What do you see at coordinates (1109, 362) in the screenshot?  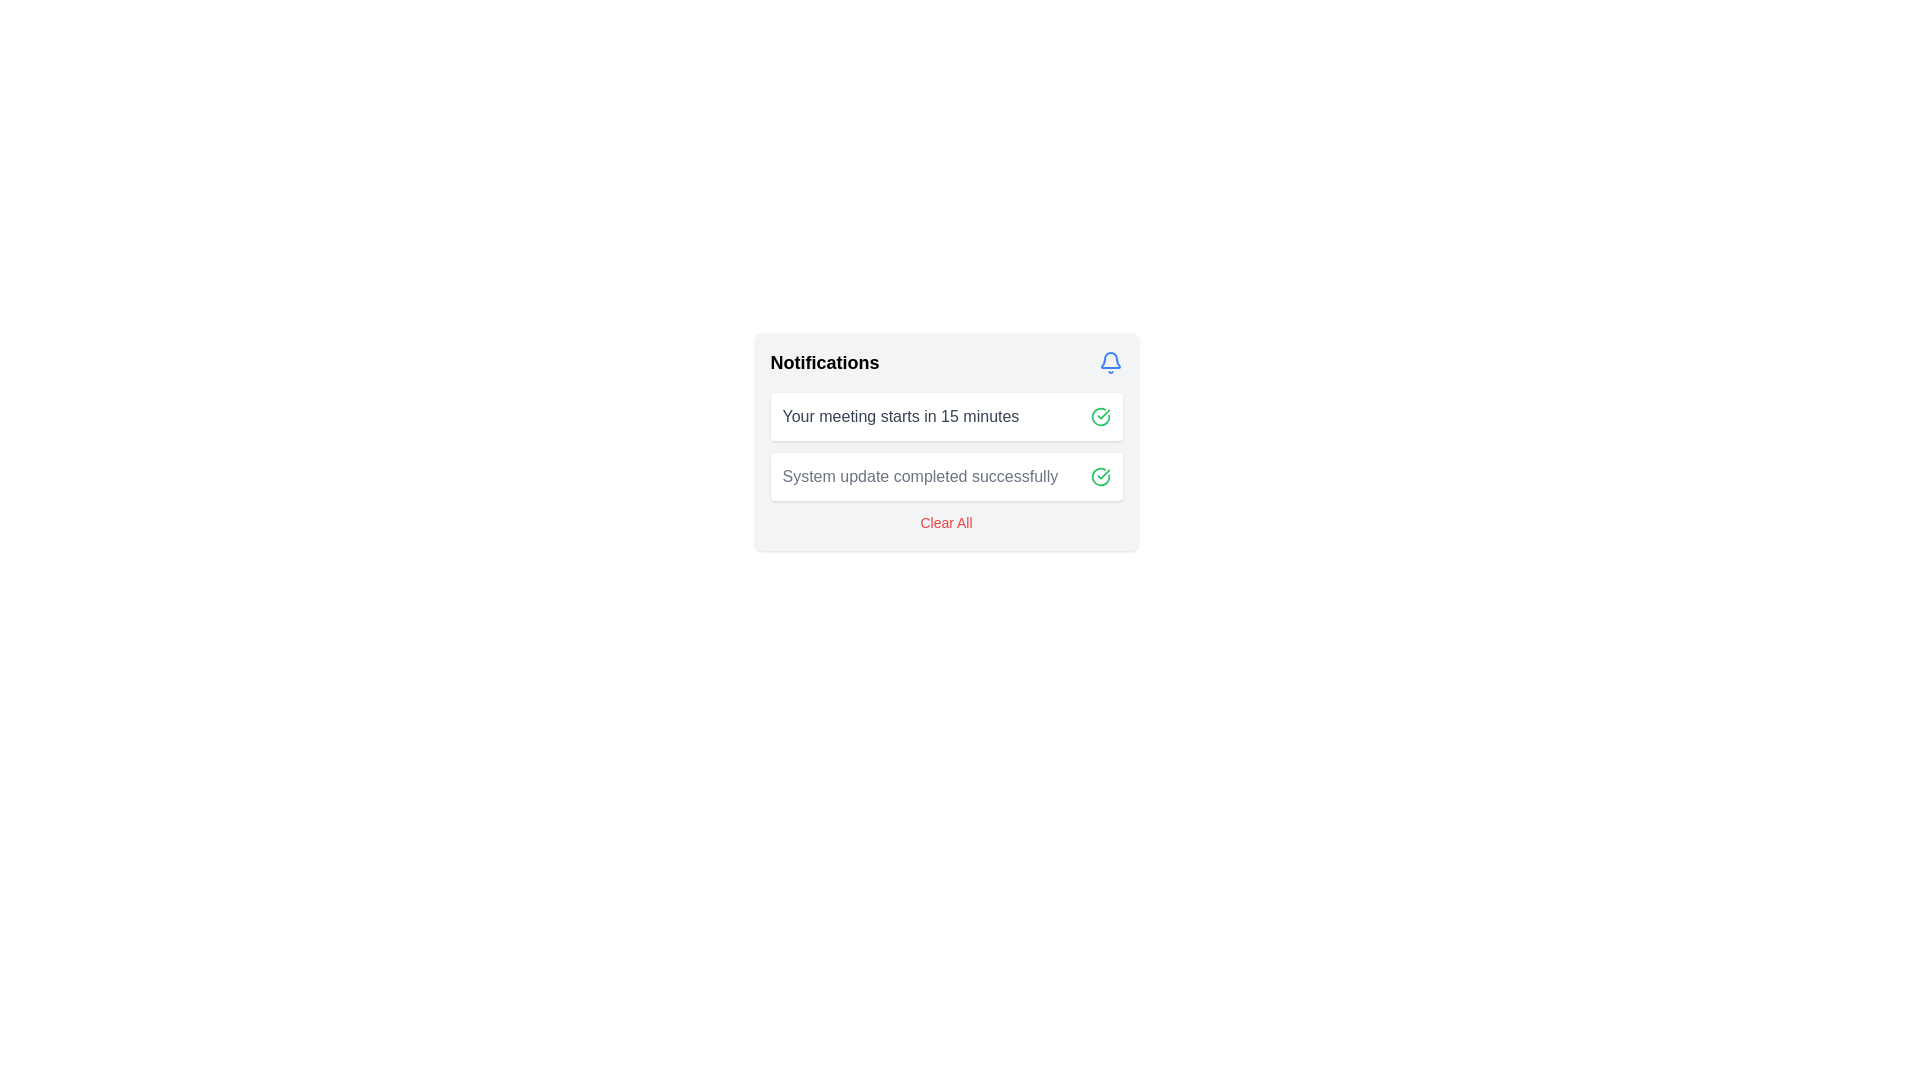 I see `the blue bell icon located in the header of the 'Notifications' section, positioned to the right of the 'Notifications' title` at bounding box center [1109, 362].